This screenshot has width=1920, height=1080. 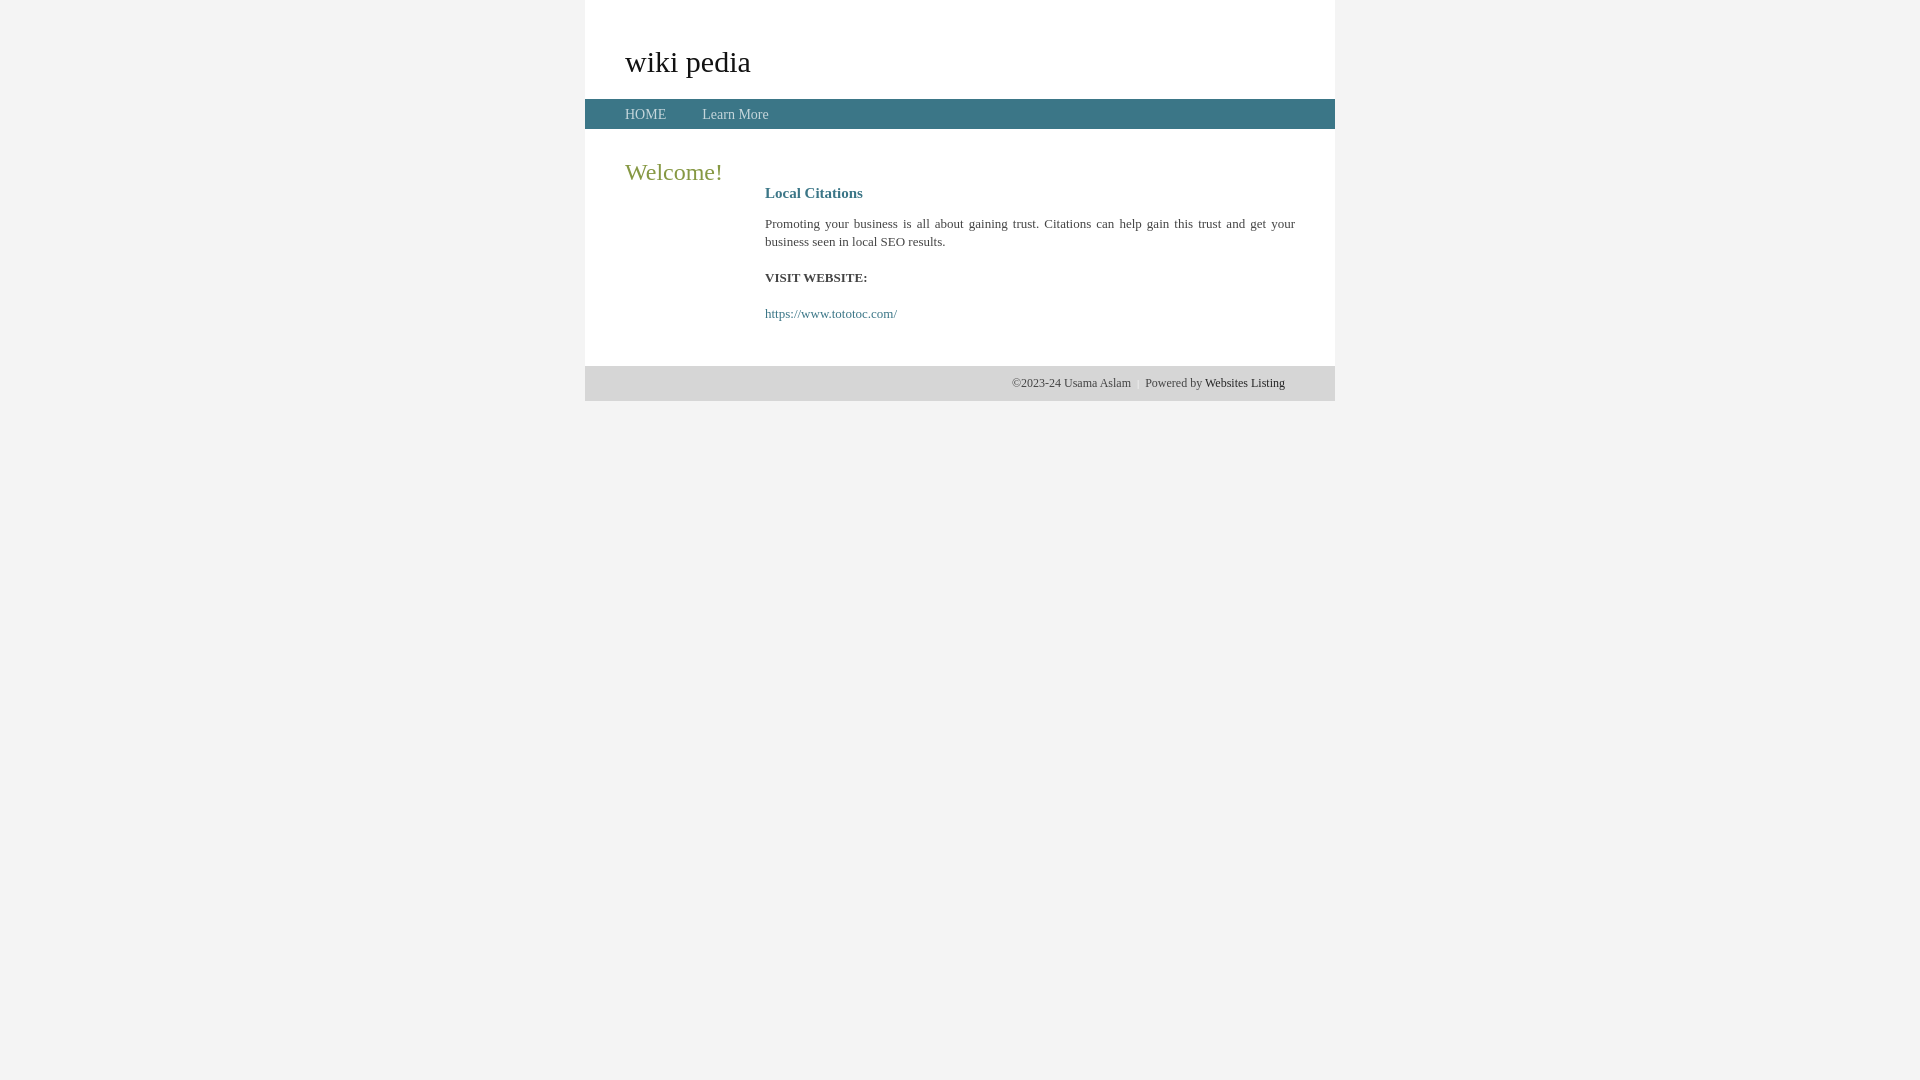 I want to click on 'Websites Listing', so click(x=1243, y=382).